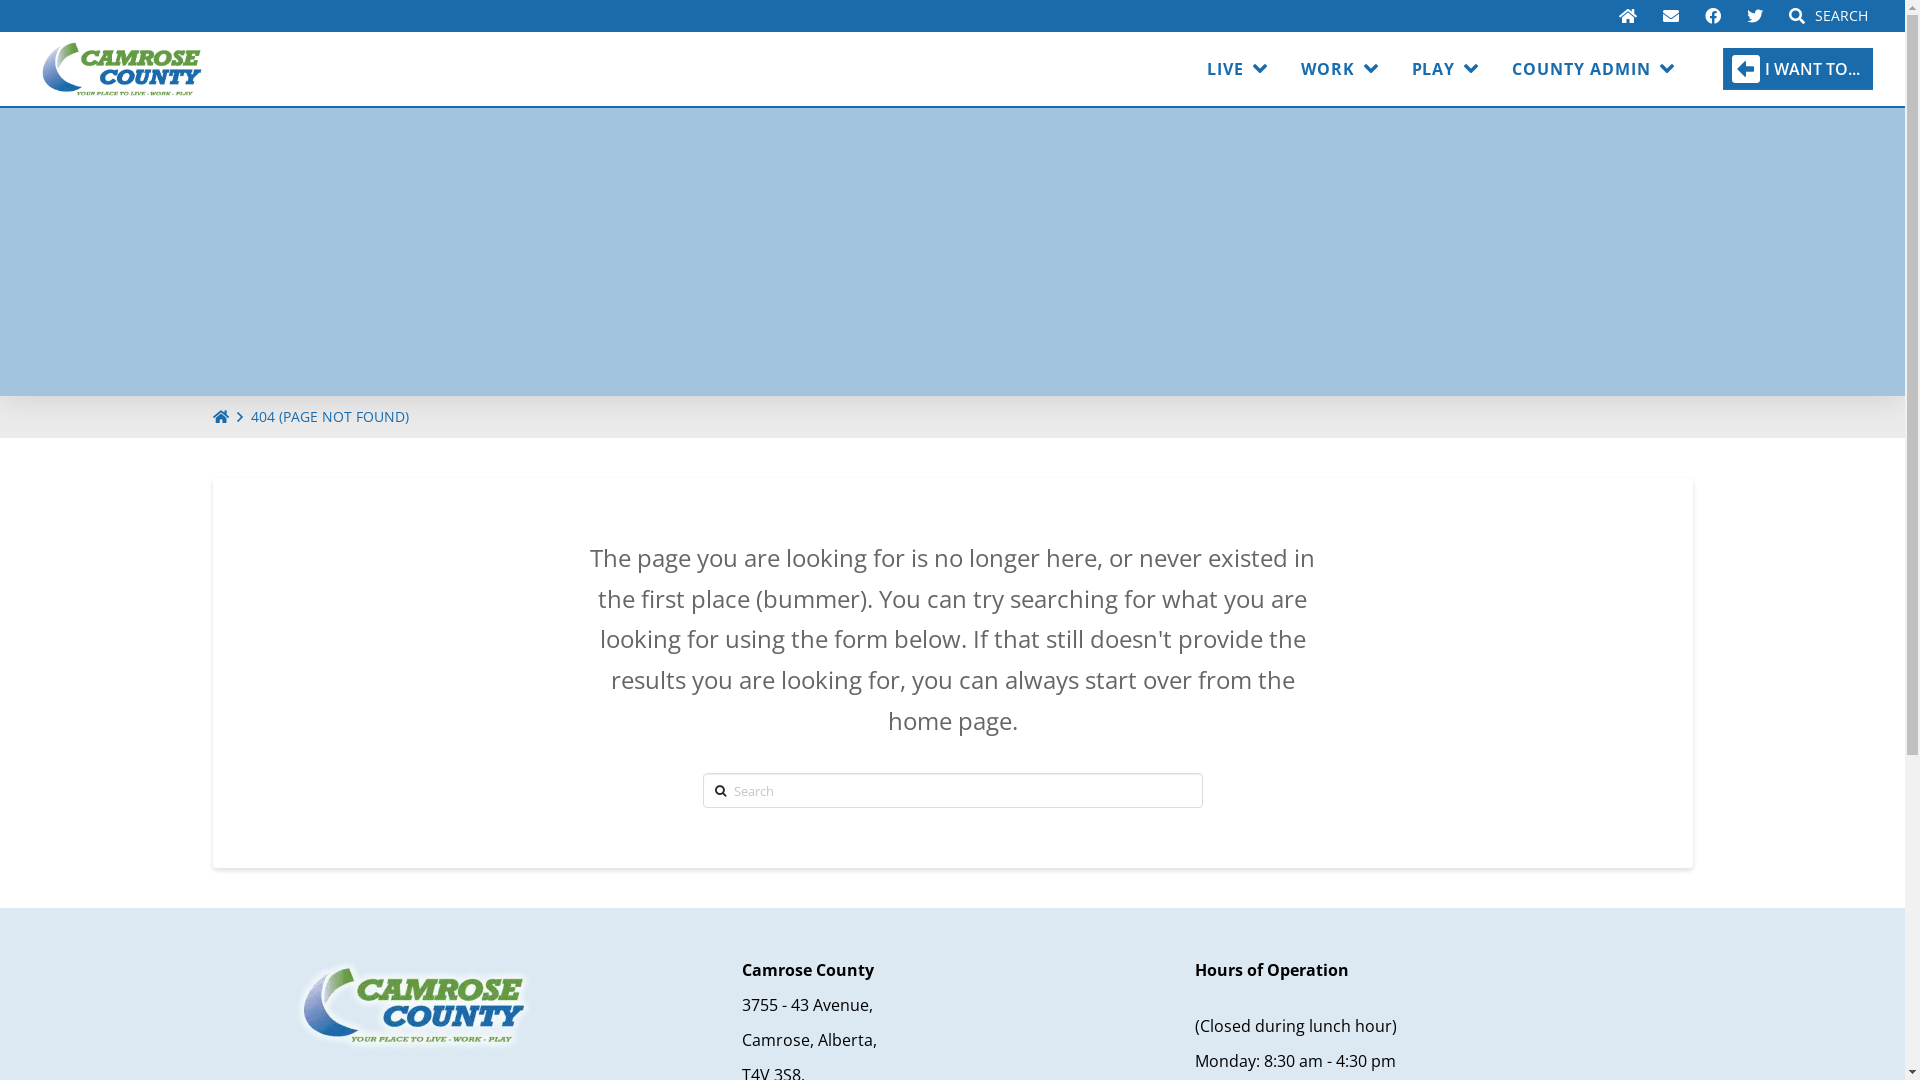 This screenshot has width=1920, height=1080. What do you see at coordinates (329, 416) in the screenshot?
I see `'404 (PAGE NOT FOUND)'` at bounding box center [329, 416].